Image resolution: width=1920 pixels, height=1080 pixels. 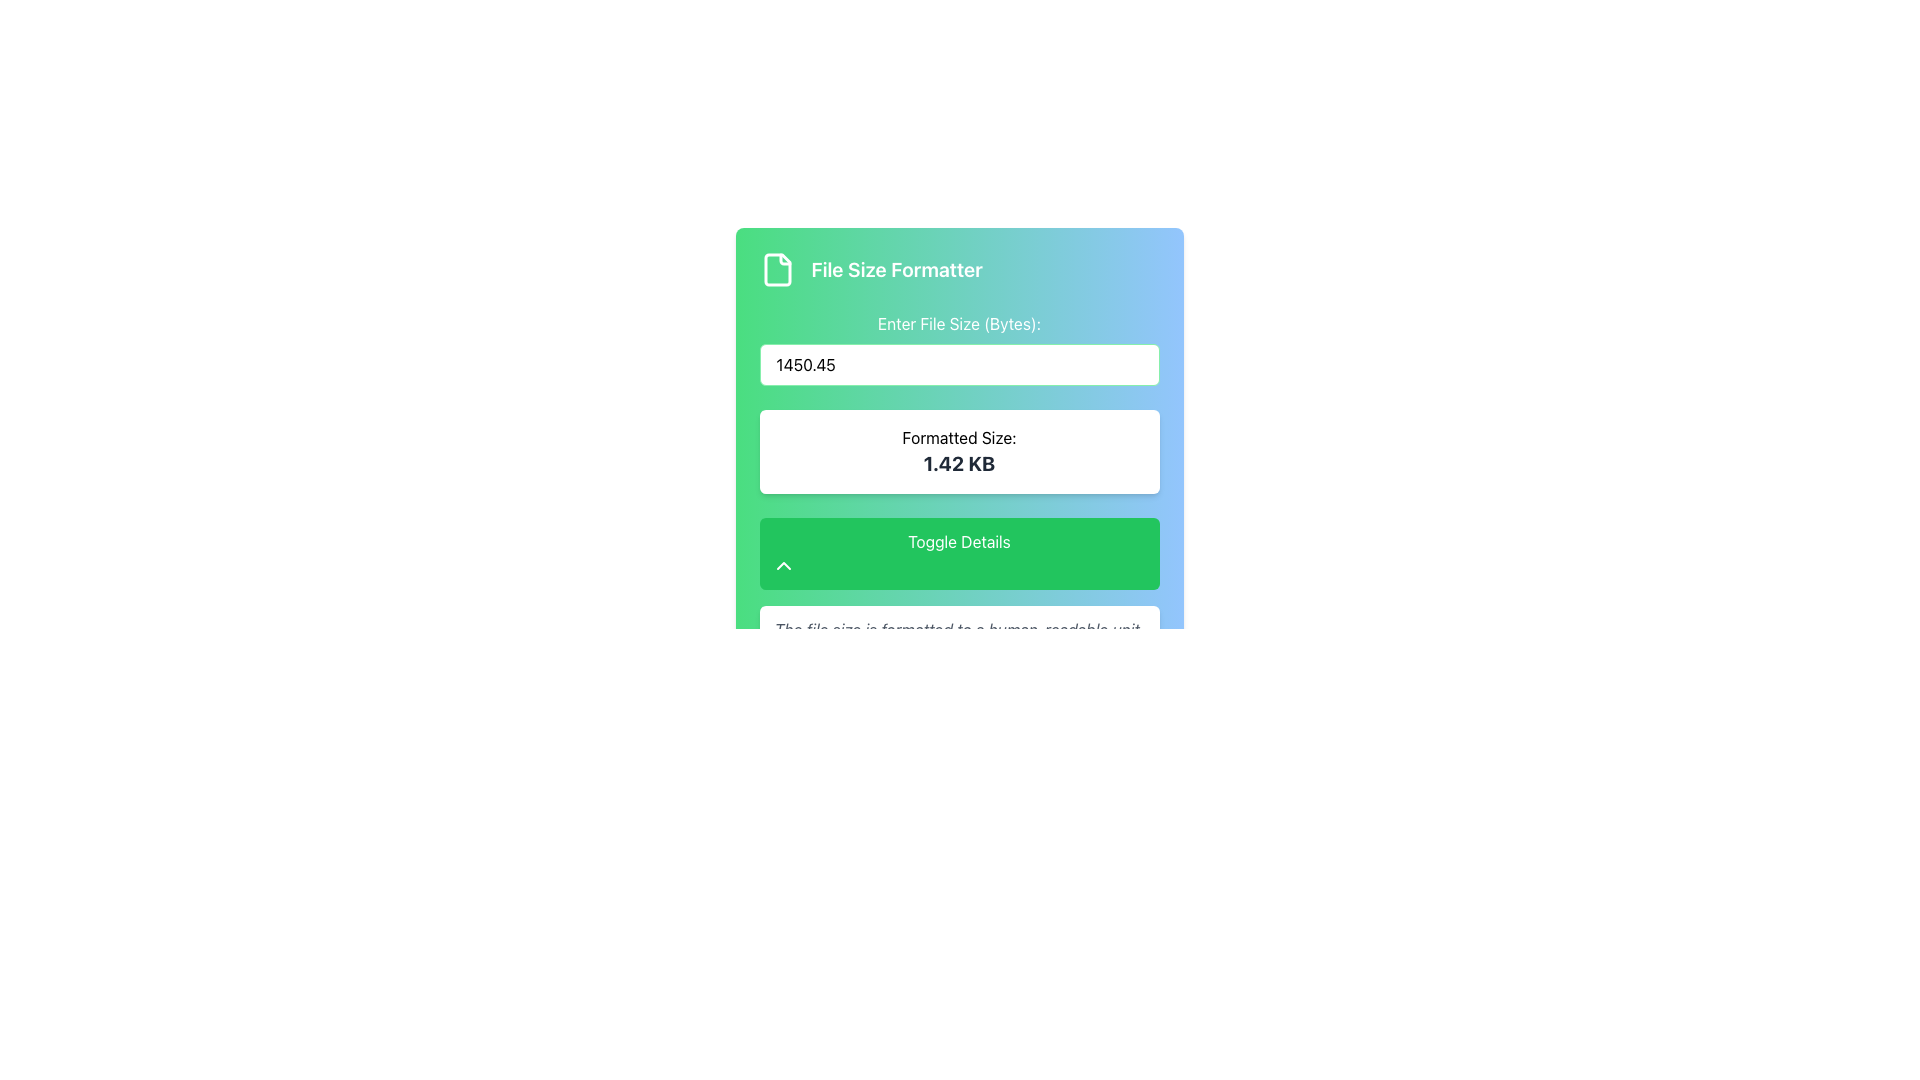 I want to click on the Text Display that shows the formatted file size value, which is located below the label 'Formatted Size:' in the white box, so click(x=958, y=463).